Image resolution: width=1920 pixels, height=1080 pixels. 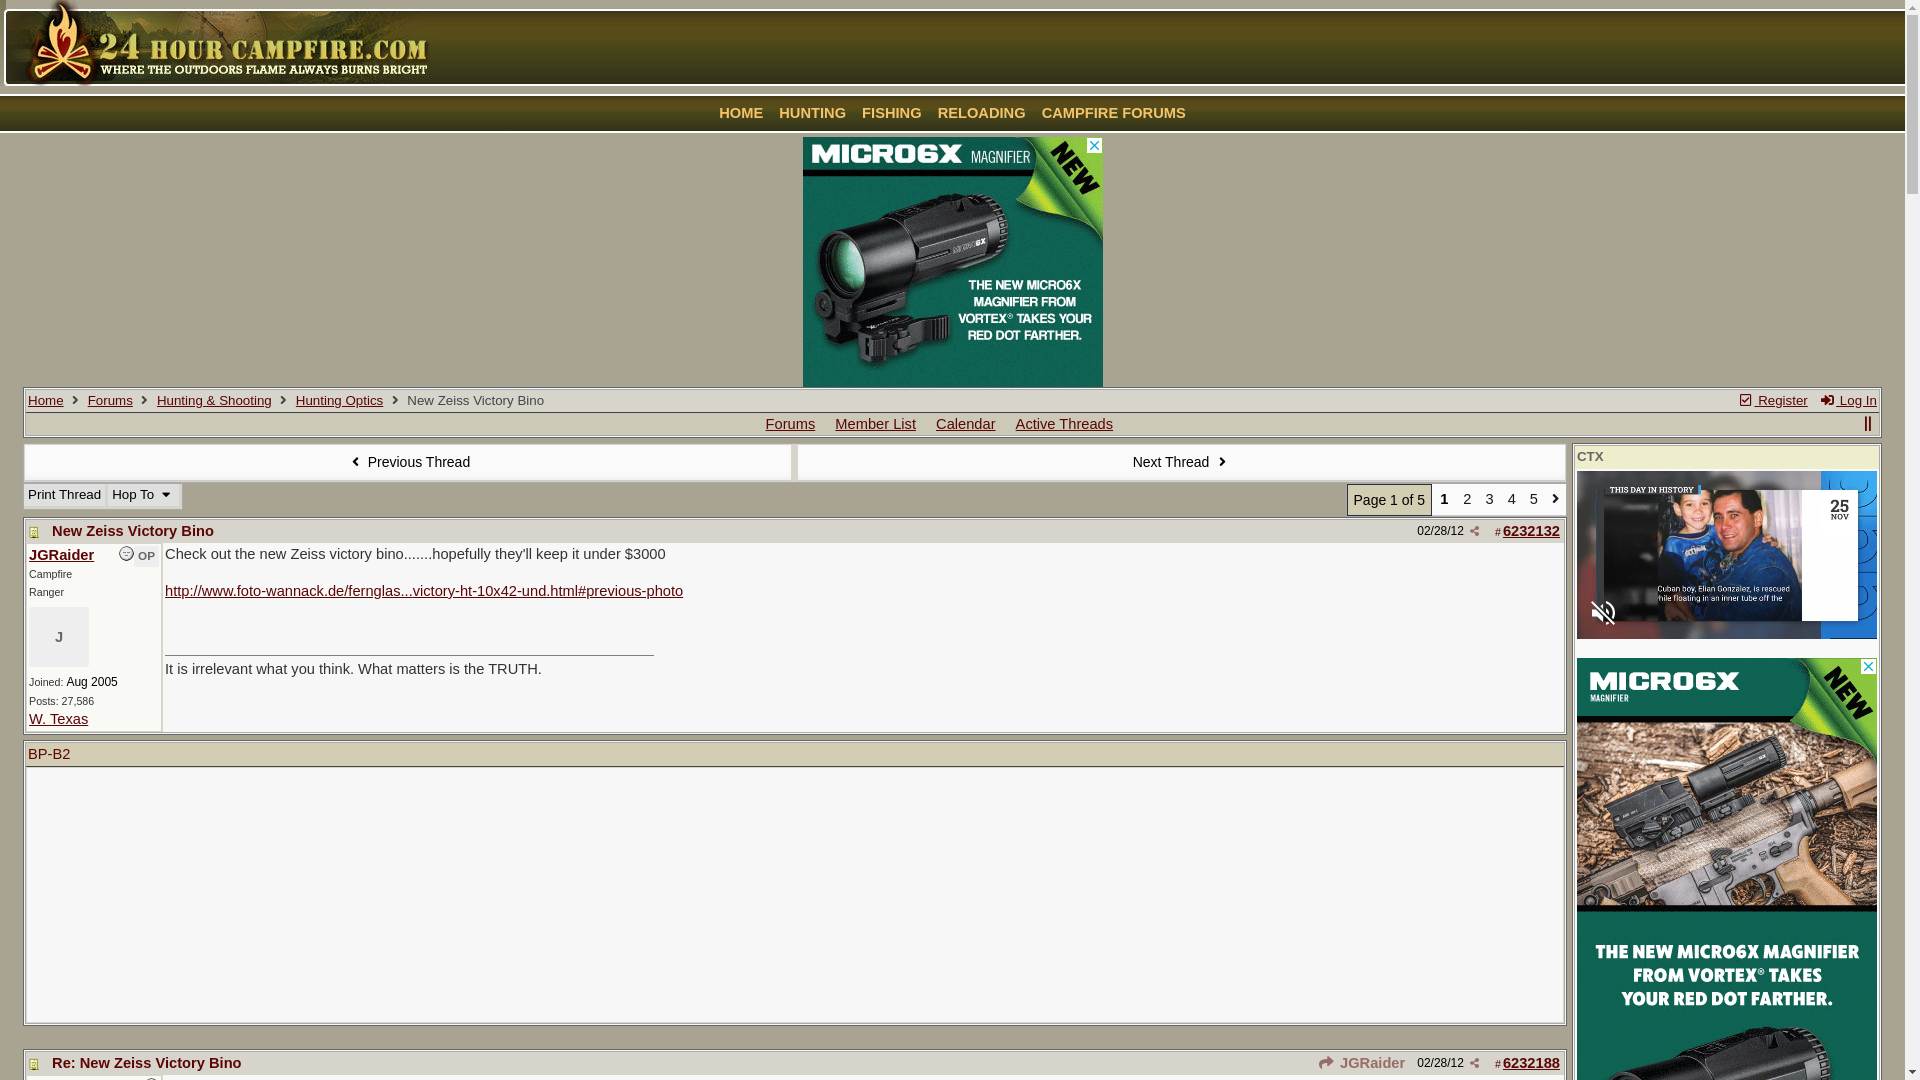 What do you see at coordinates (1488, 499) in the screenshot?
I see `'3'` at bounding box center [1488, 499].